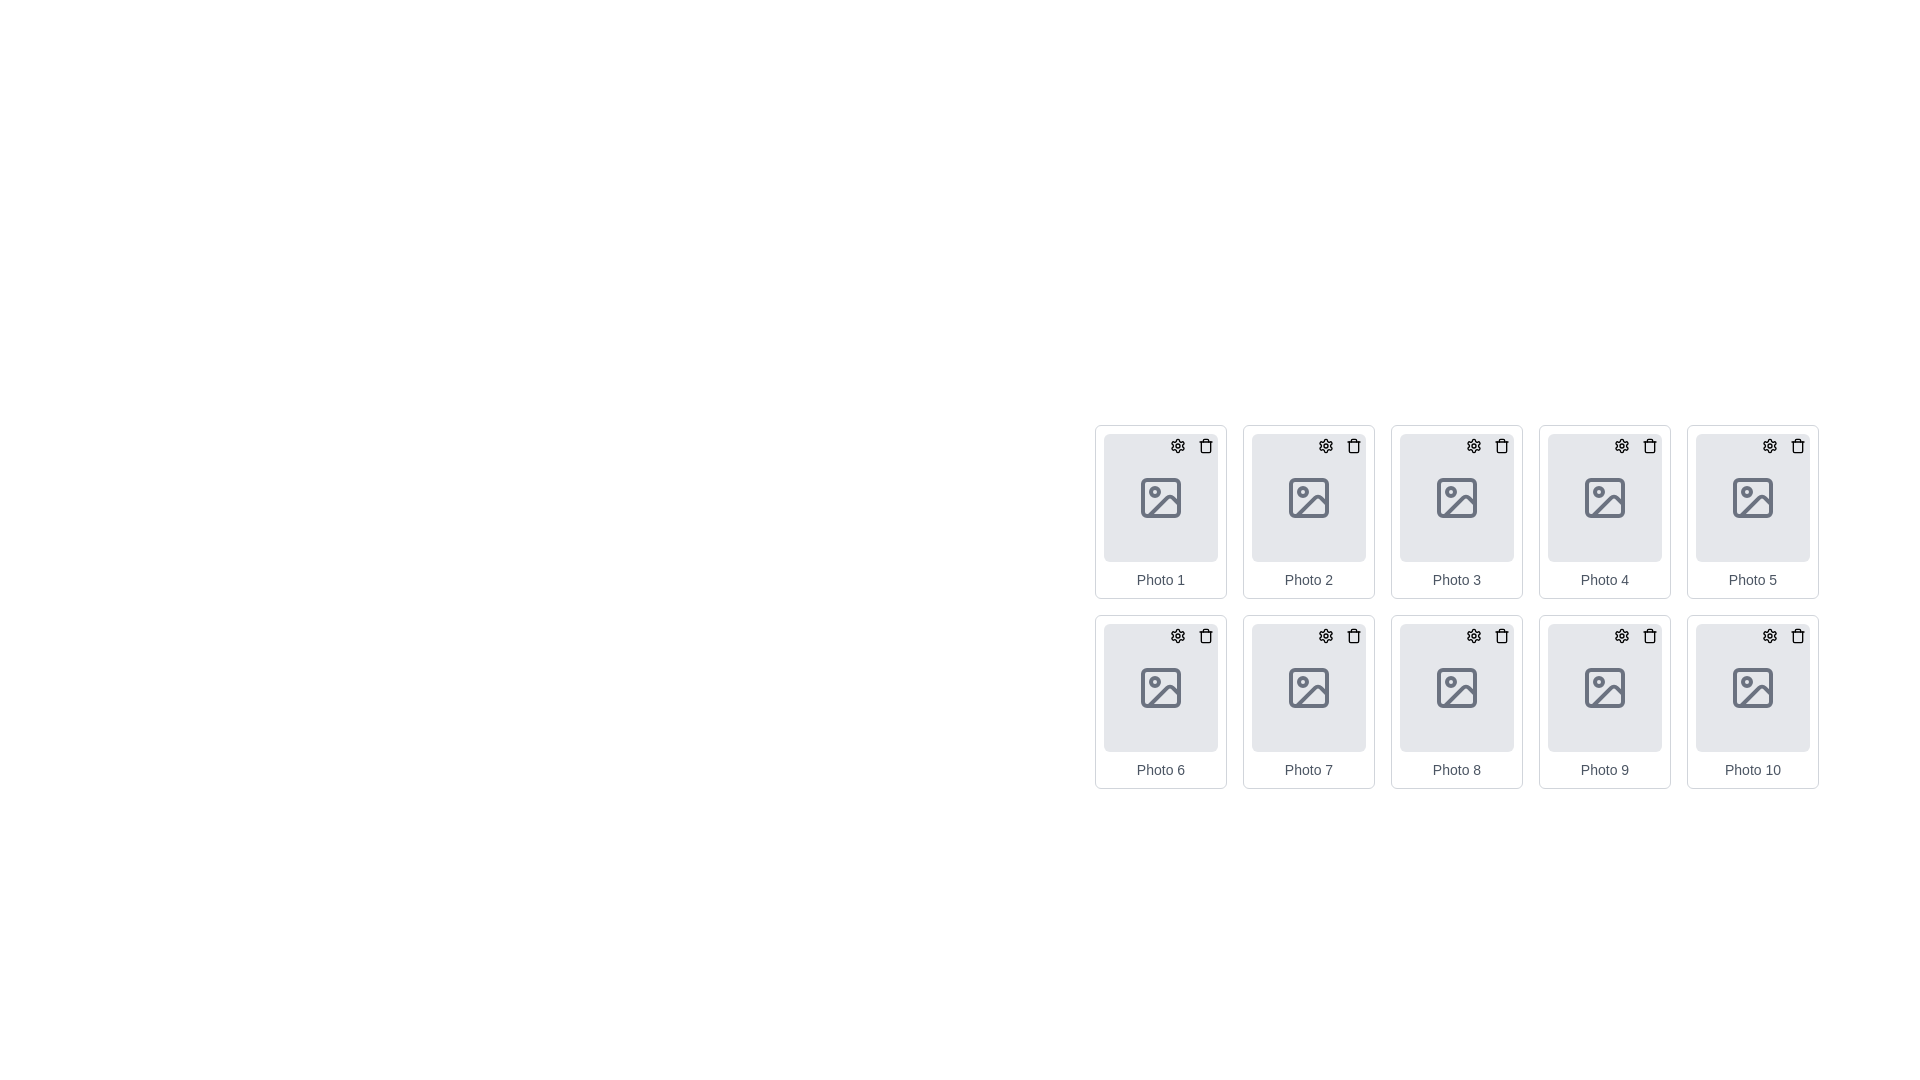  Describe the element at coordinates (1751, 496) in the screenshot. I see `the Image Placeholder with a light gray background and rounded border located in the center of the 'Photo 5' card` at that location.